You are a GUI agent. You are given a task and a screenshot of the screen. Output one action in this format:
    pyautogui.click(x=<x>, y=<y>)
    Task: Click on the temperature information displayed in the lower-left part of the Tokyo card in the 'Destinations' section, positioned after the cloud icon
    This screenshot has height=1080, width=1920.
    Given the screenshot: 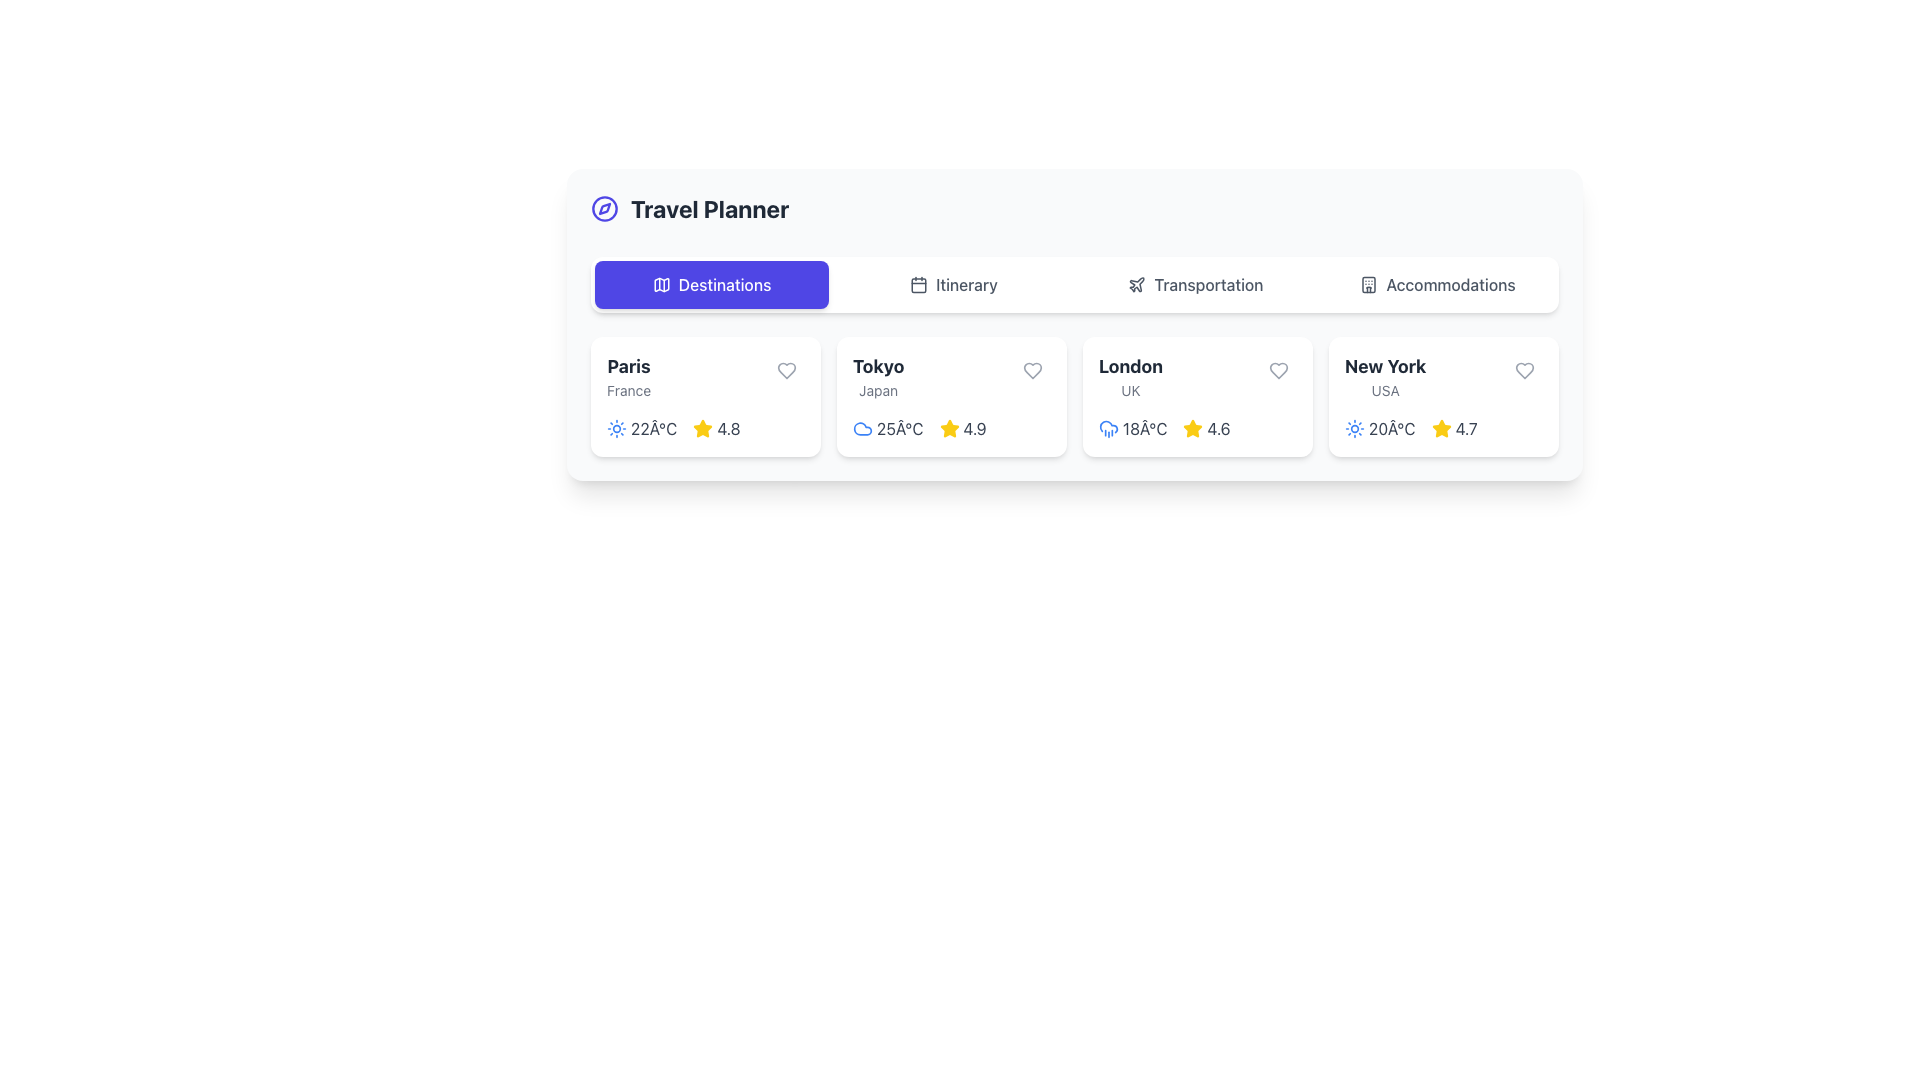 What is the action you would take?
    pyautogui.click(x=887, y=427)
    